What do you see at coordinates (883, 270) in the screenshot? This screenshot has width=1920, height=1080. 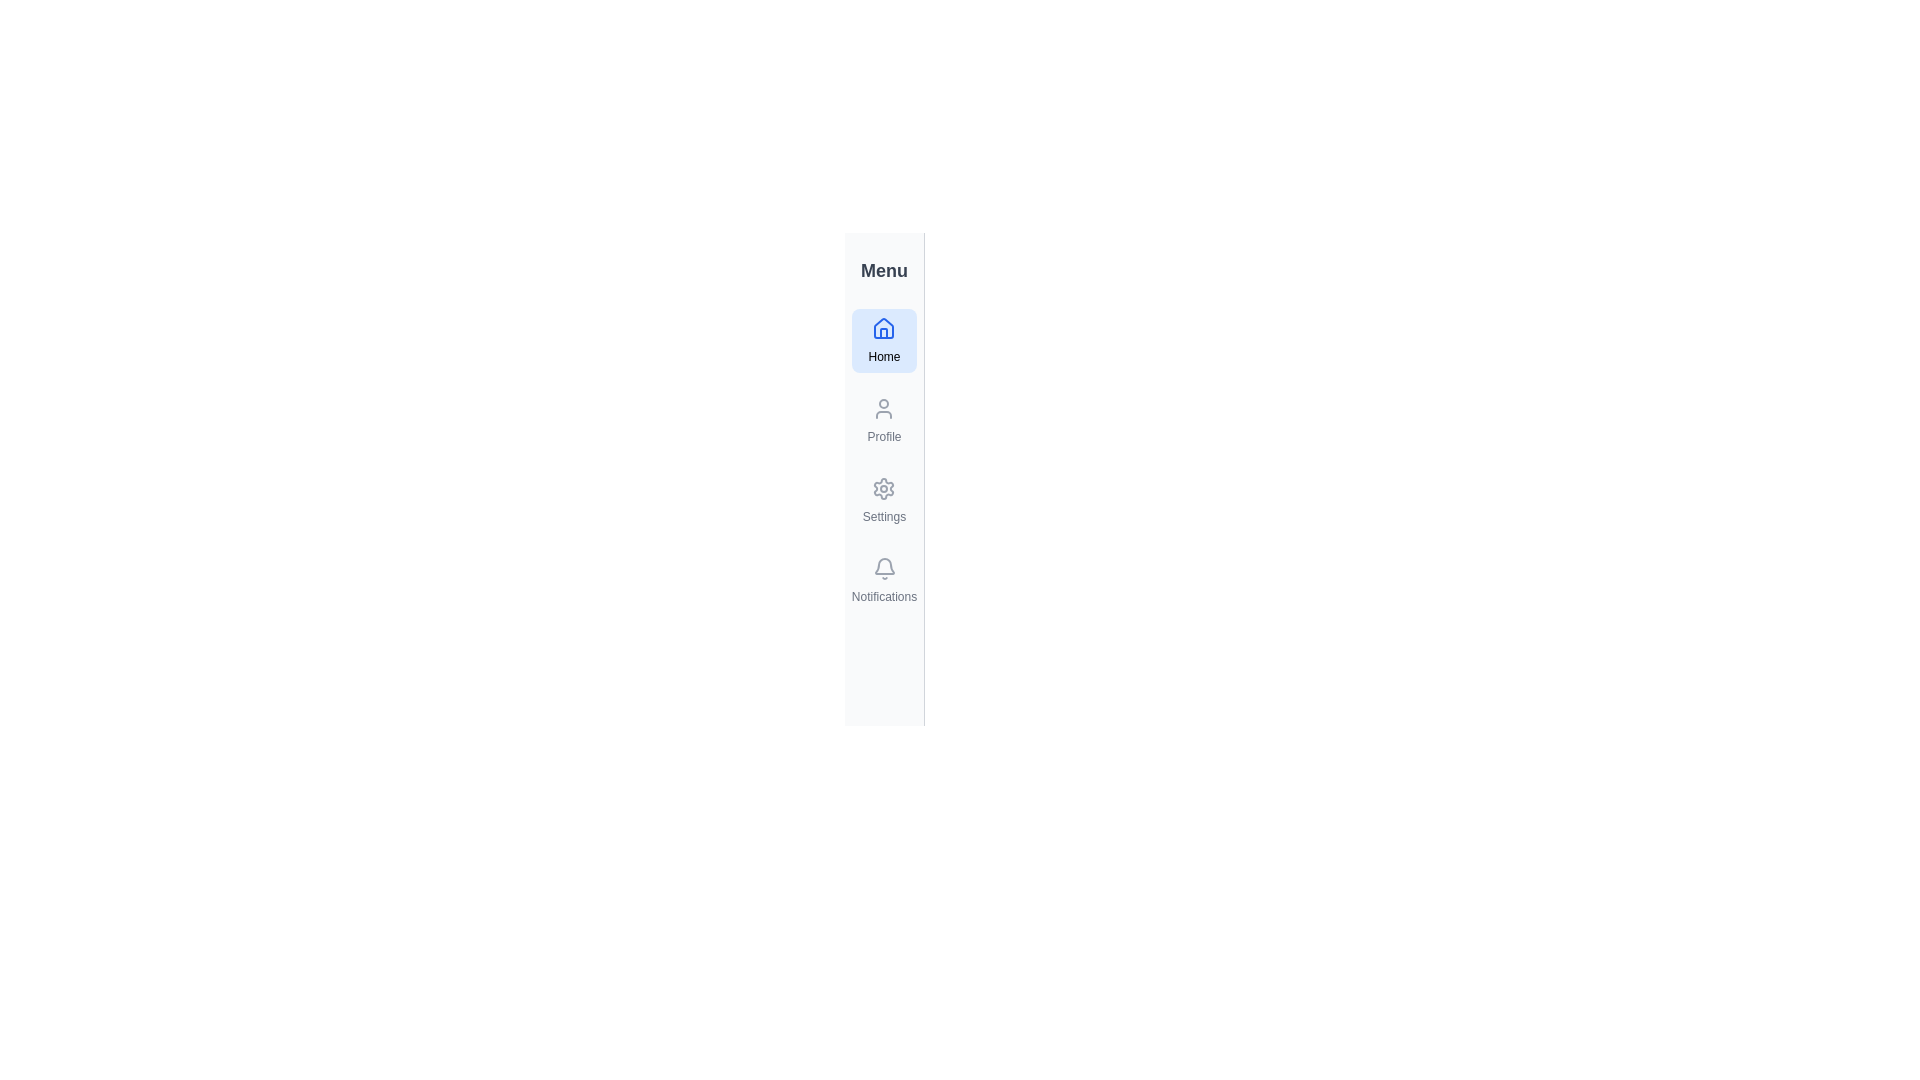 I see `the 'Menu' label, which is a bold gray text at the top of the vertical sidebar, serving as the title for the navigation section` at bounding box center [883, 270].